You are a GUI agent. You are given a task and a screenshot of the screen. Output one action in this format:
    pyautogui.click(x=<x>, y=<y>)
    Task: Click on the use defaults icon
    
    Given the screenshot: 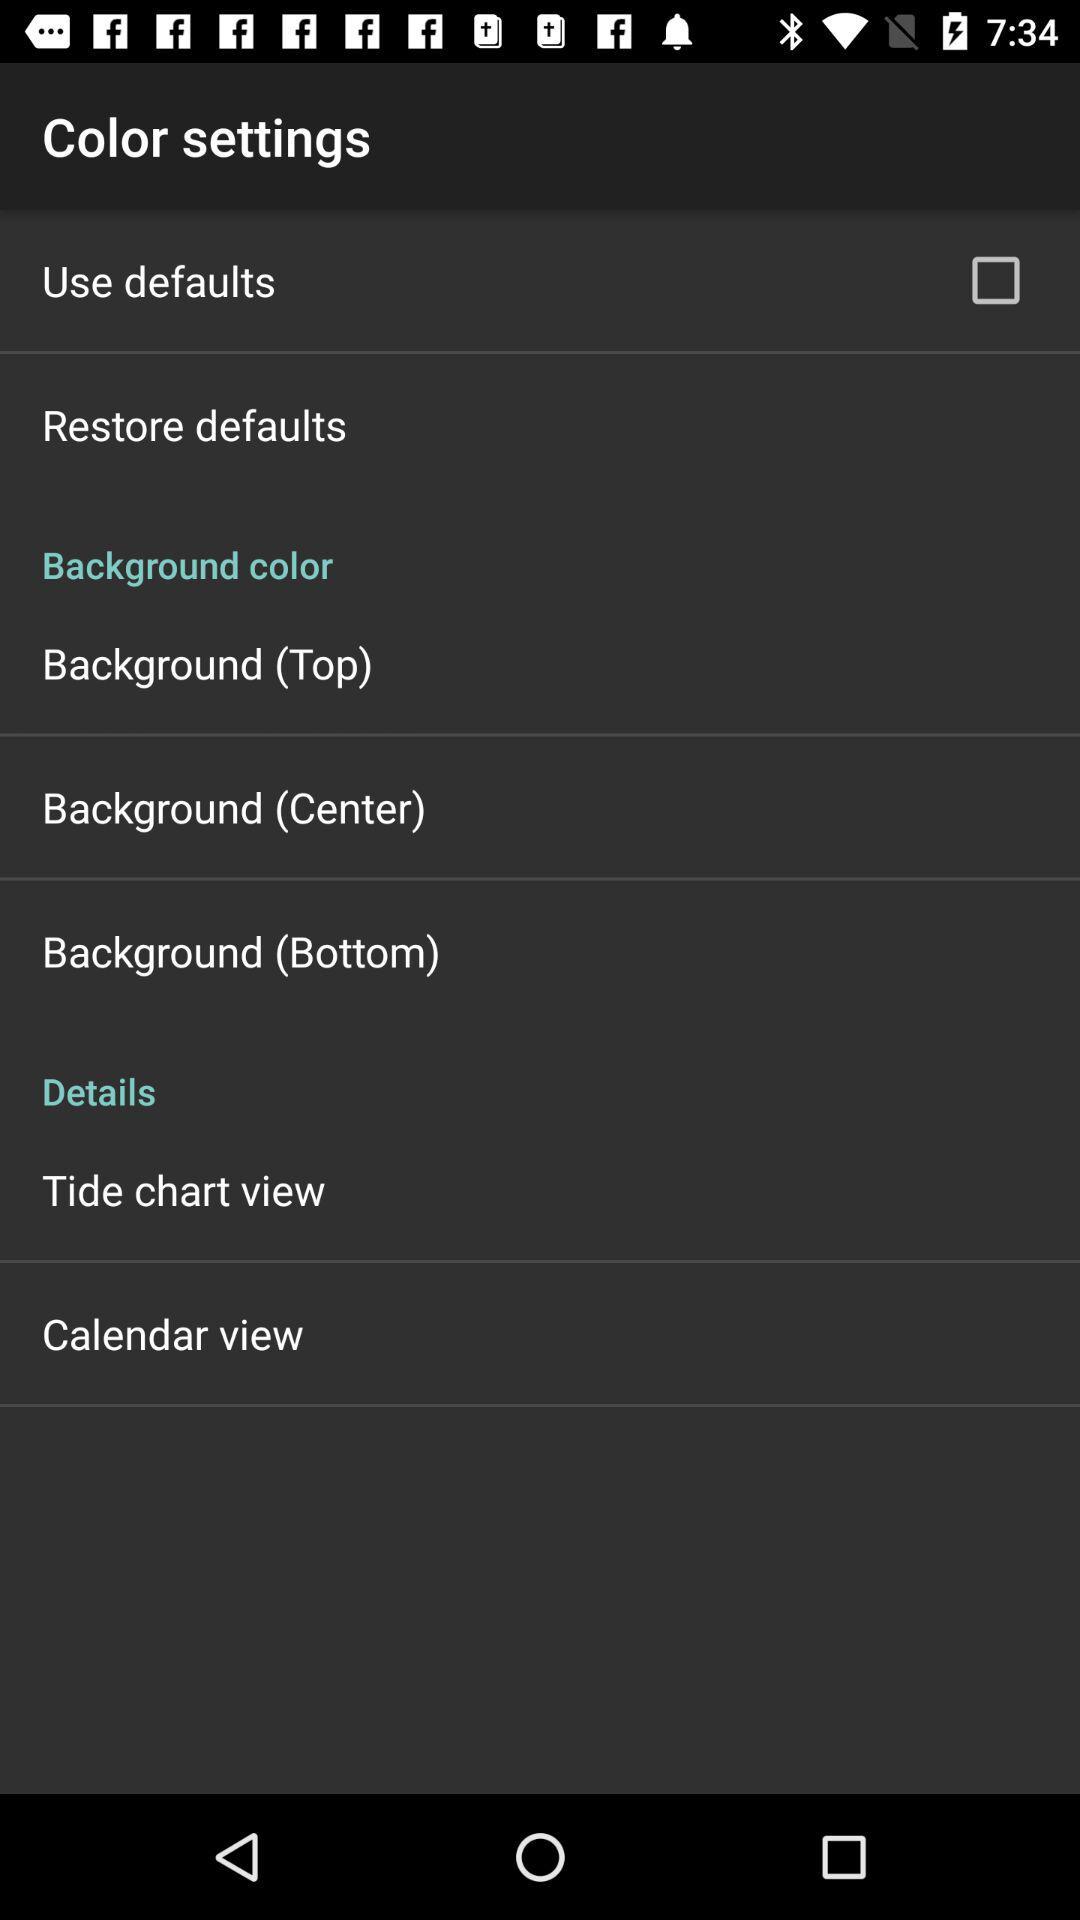 What is the action you would take?
    pyautogui.click(x=157, y=279)
    